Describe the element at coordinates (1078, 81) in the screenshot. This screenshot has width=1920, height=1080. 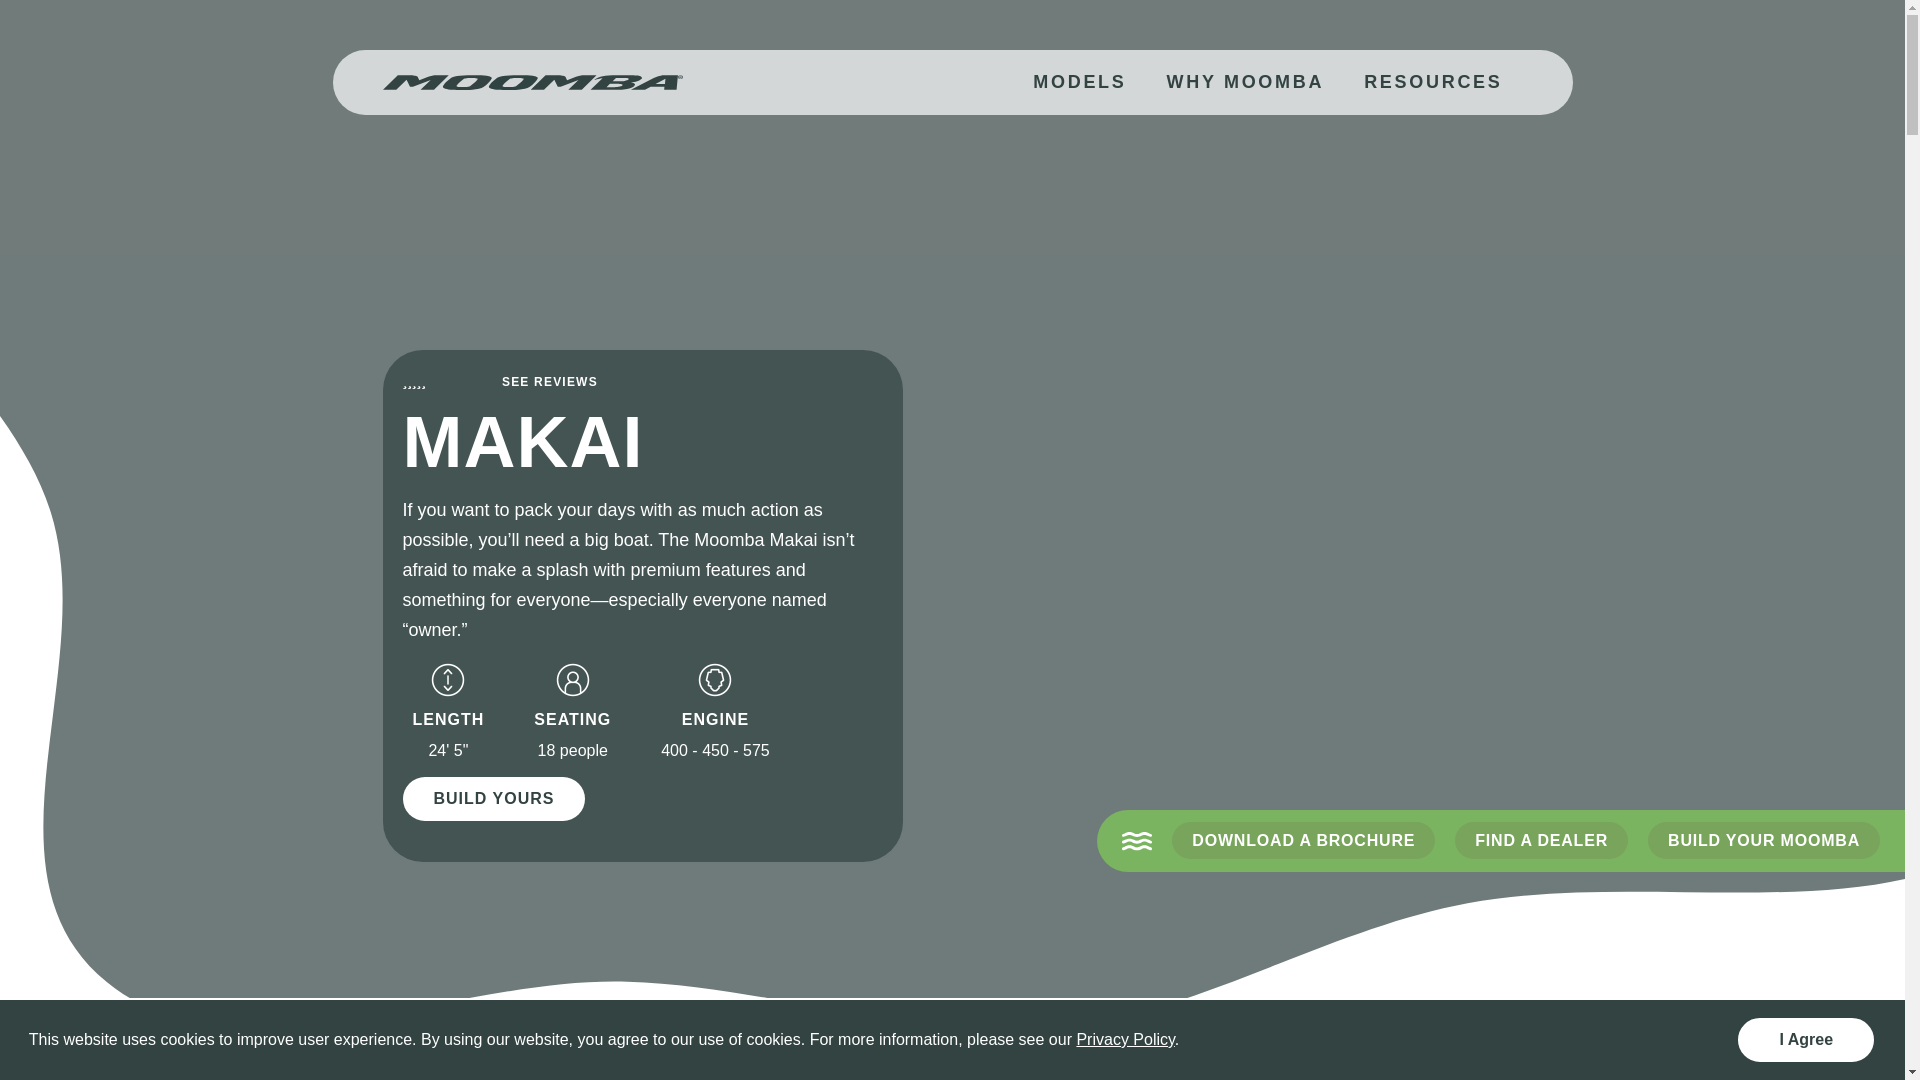
I see `'MODELS'` at that location.